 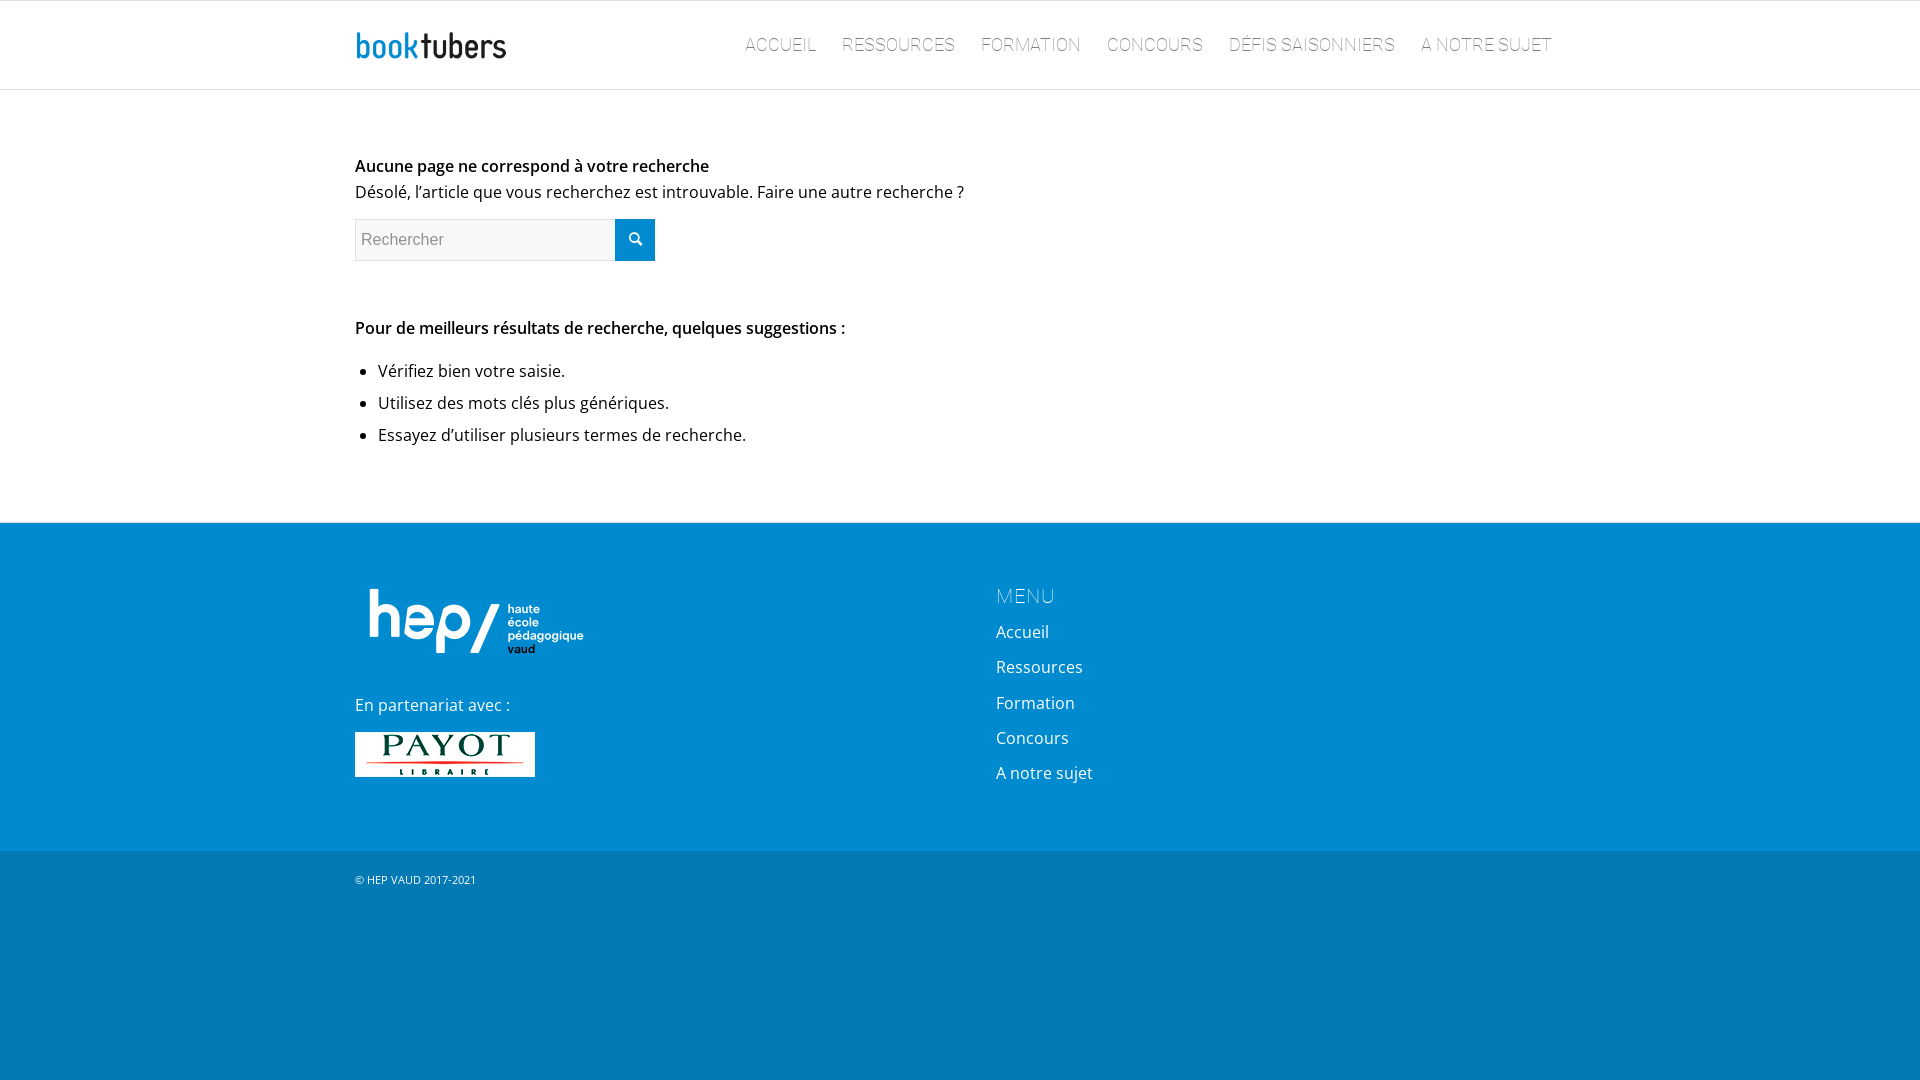 What do you see at coordinates (996, 772) in the screenshot?
I see `'A notre sujet'` at bounding box center [996, 772].